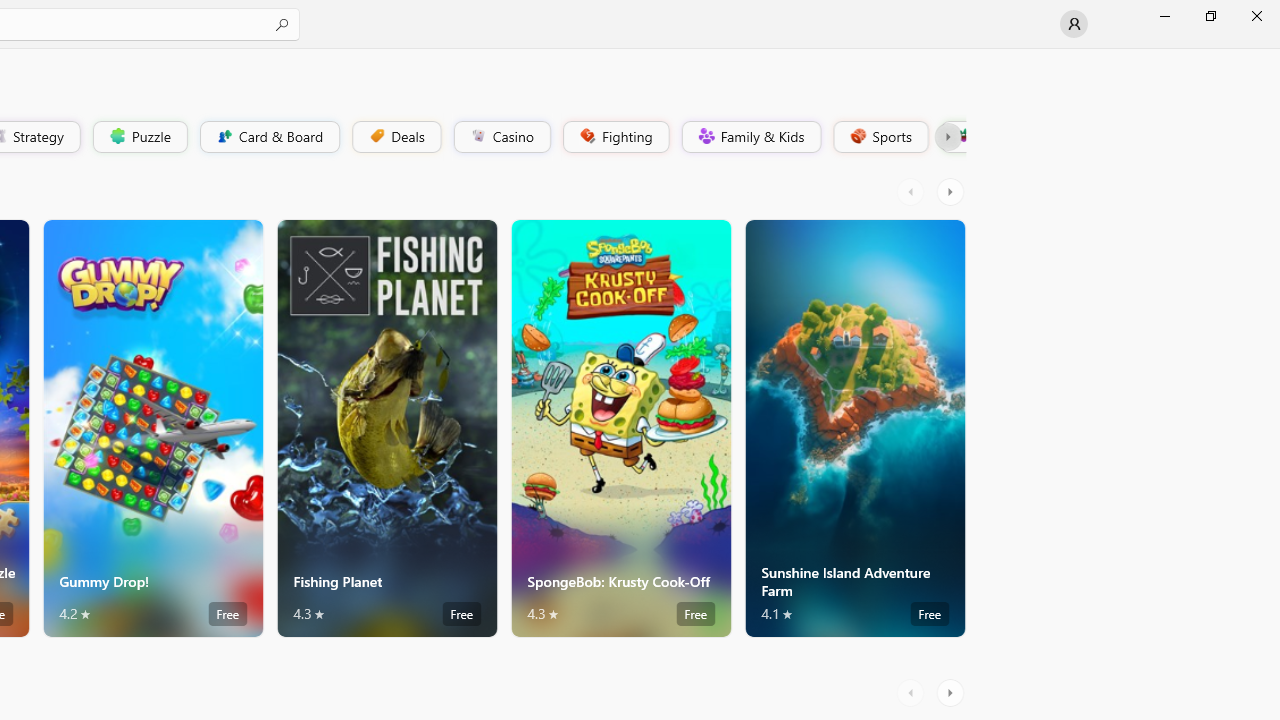 The height and width of the screenshot is (720, 1280). I want to click on 'Puzzle', so click(138, 135).